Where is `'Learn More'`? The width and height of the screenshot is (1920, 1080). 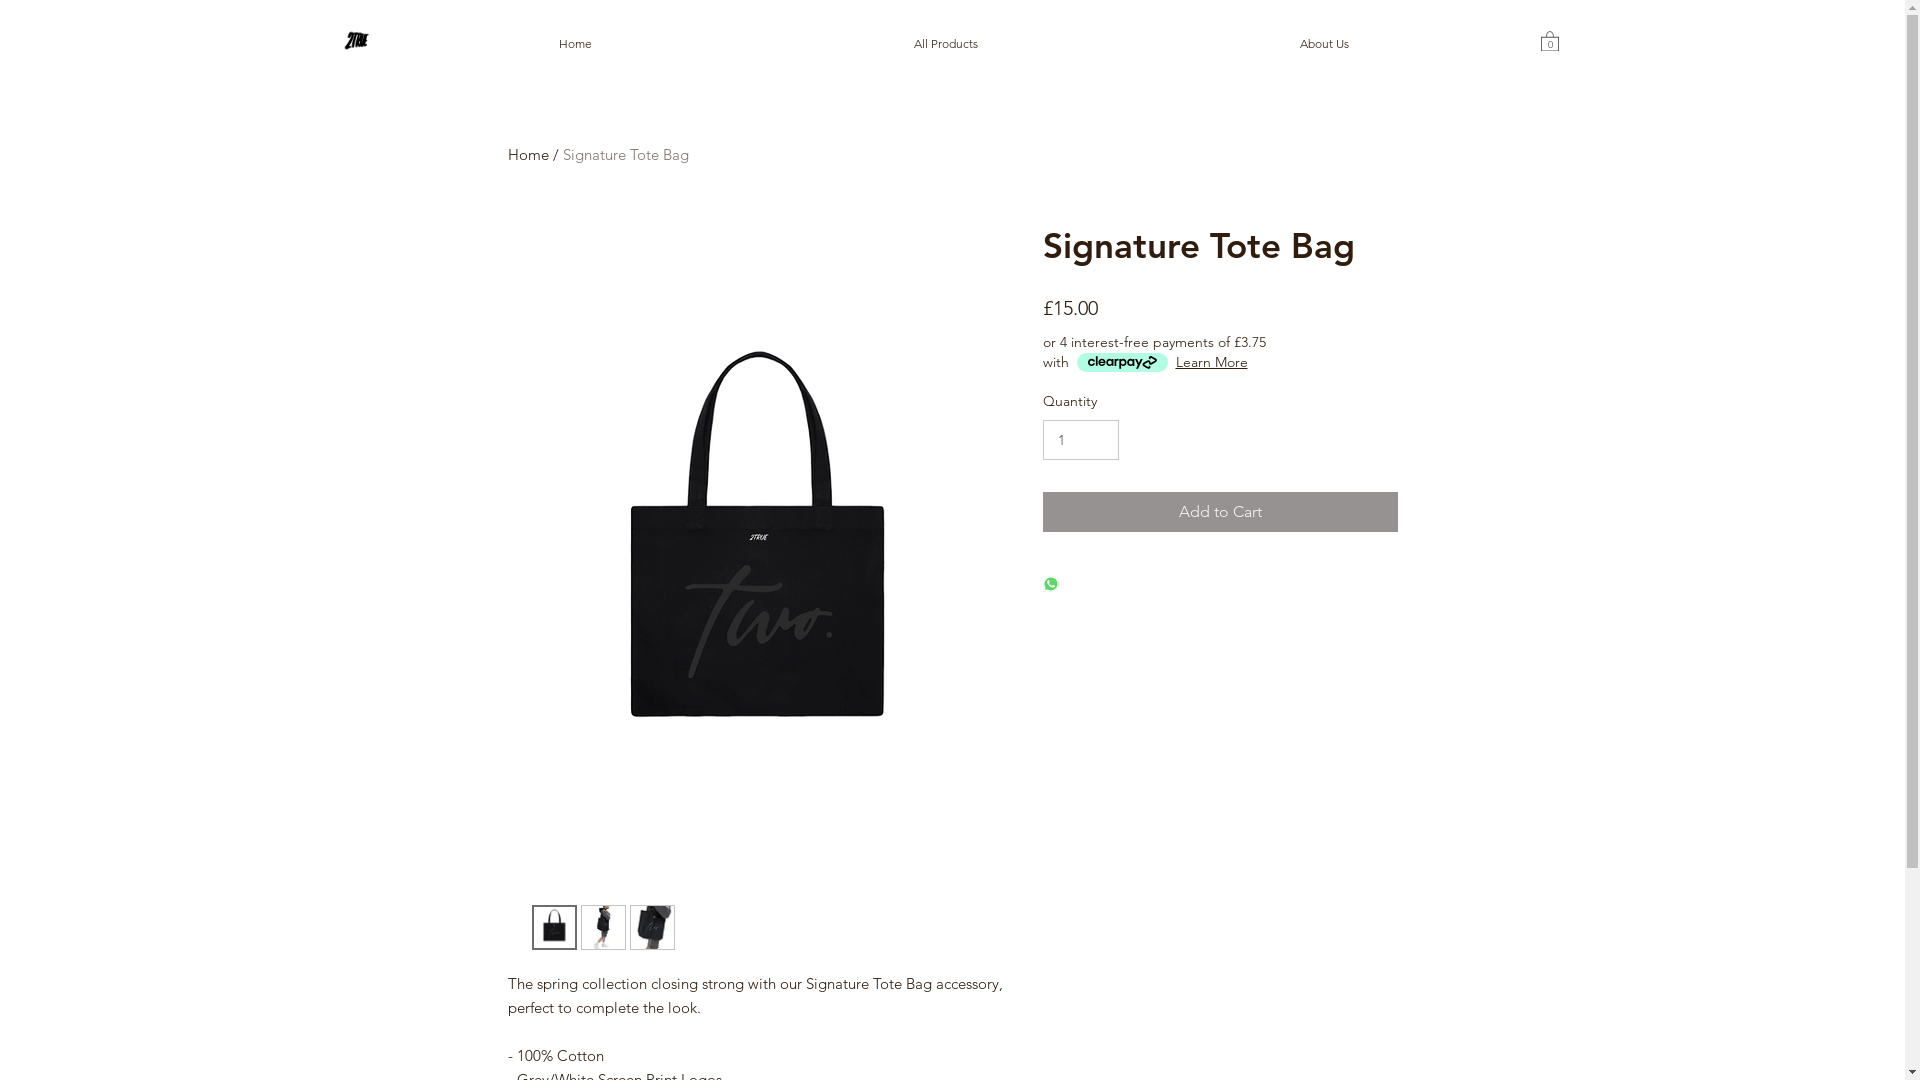 'Learn More' is located at coordinates (1211, 362).